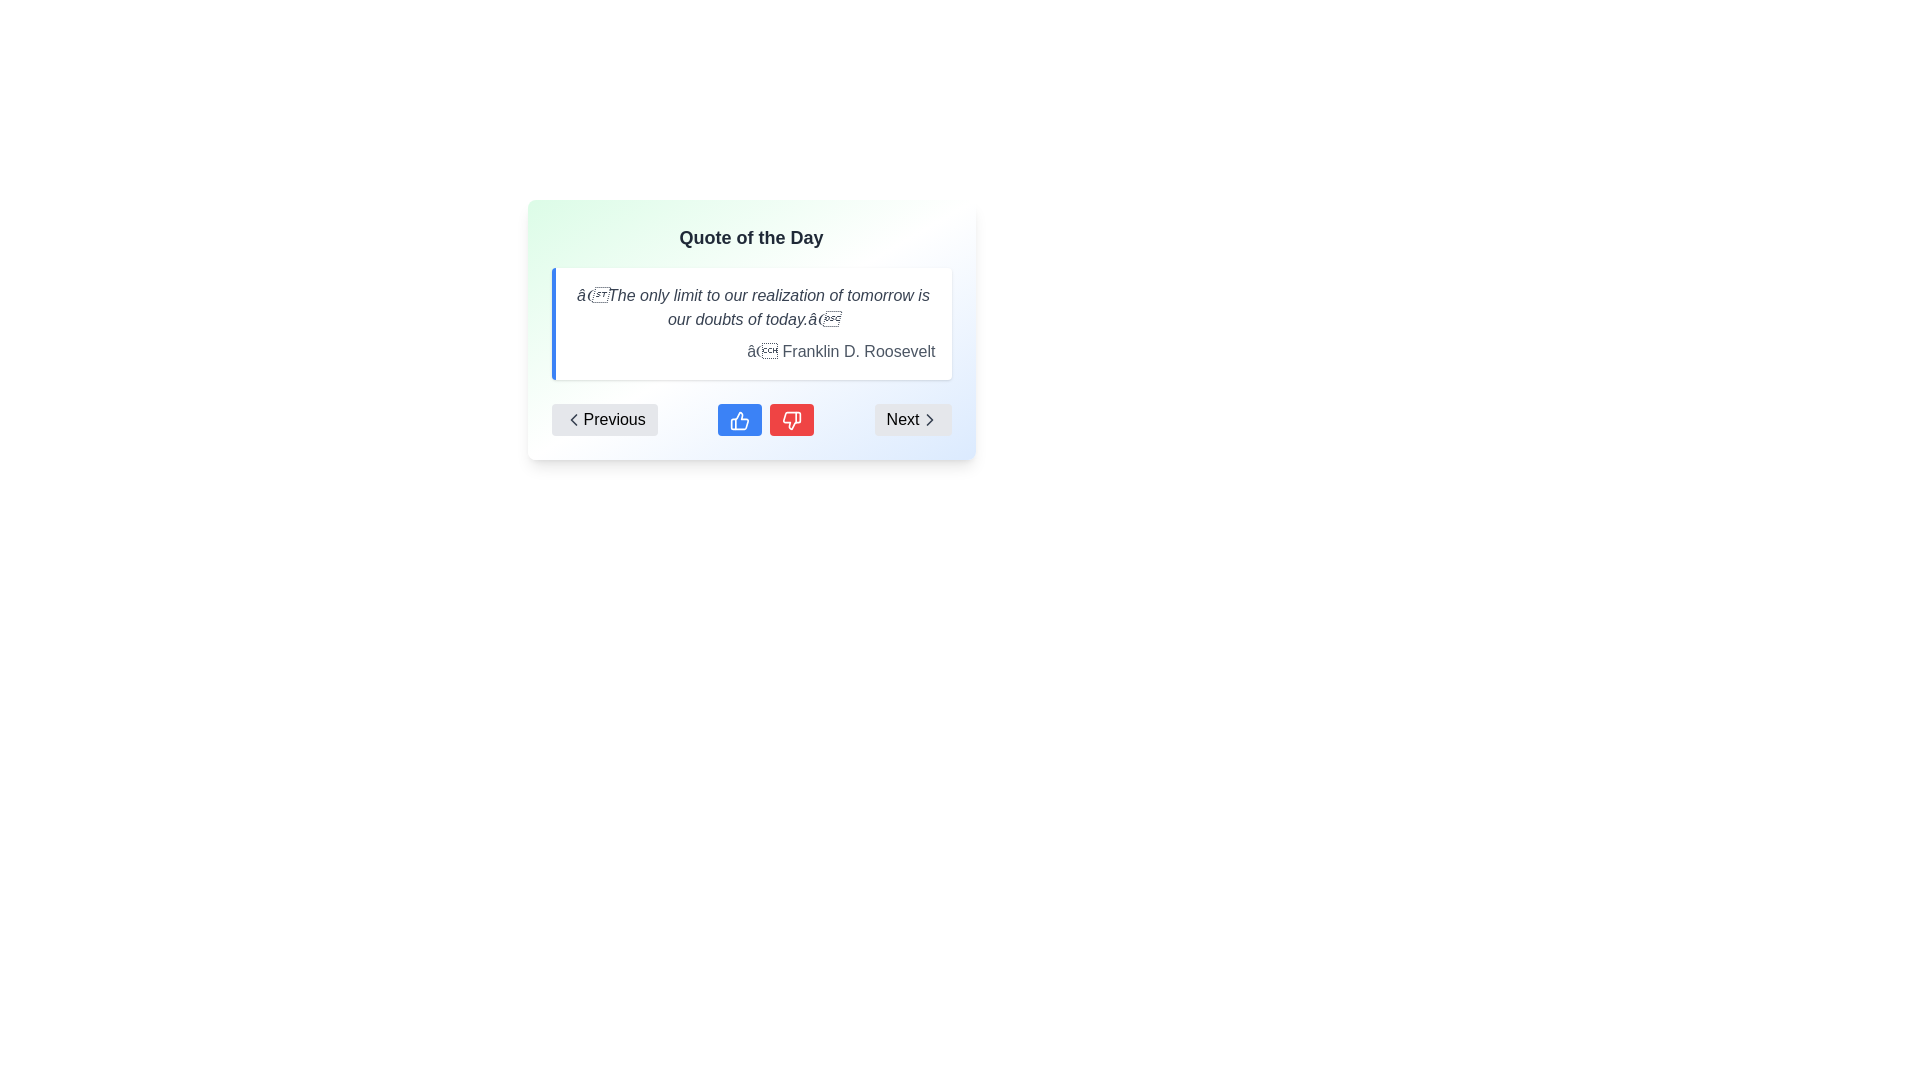  Describe the element at coordinates (791, 419) in the screenshot. I see `the Feedback Button, which is the third button from the left in the set of interactive buttons under the quote, to provide negative feedback` at that location.